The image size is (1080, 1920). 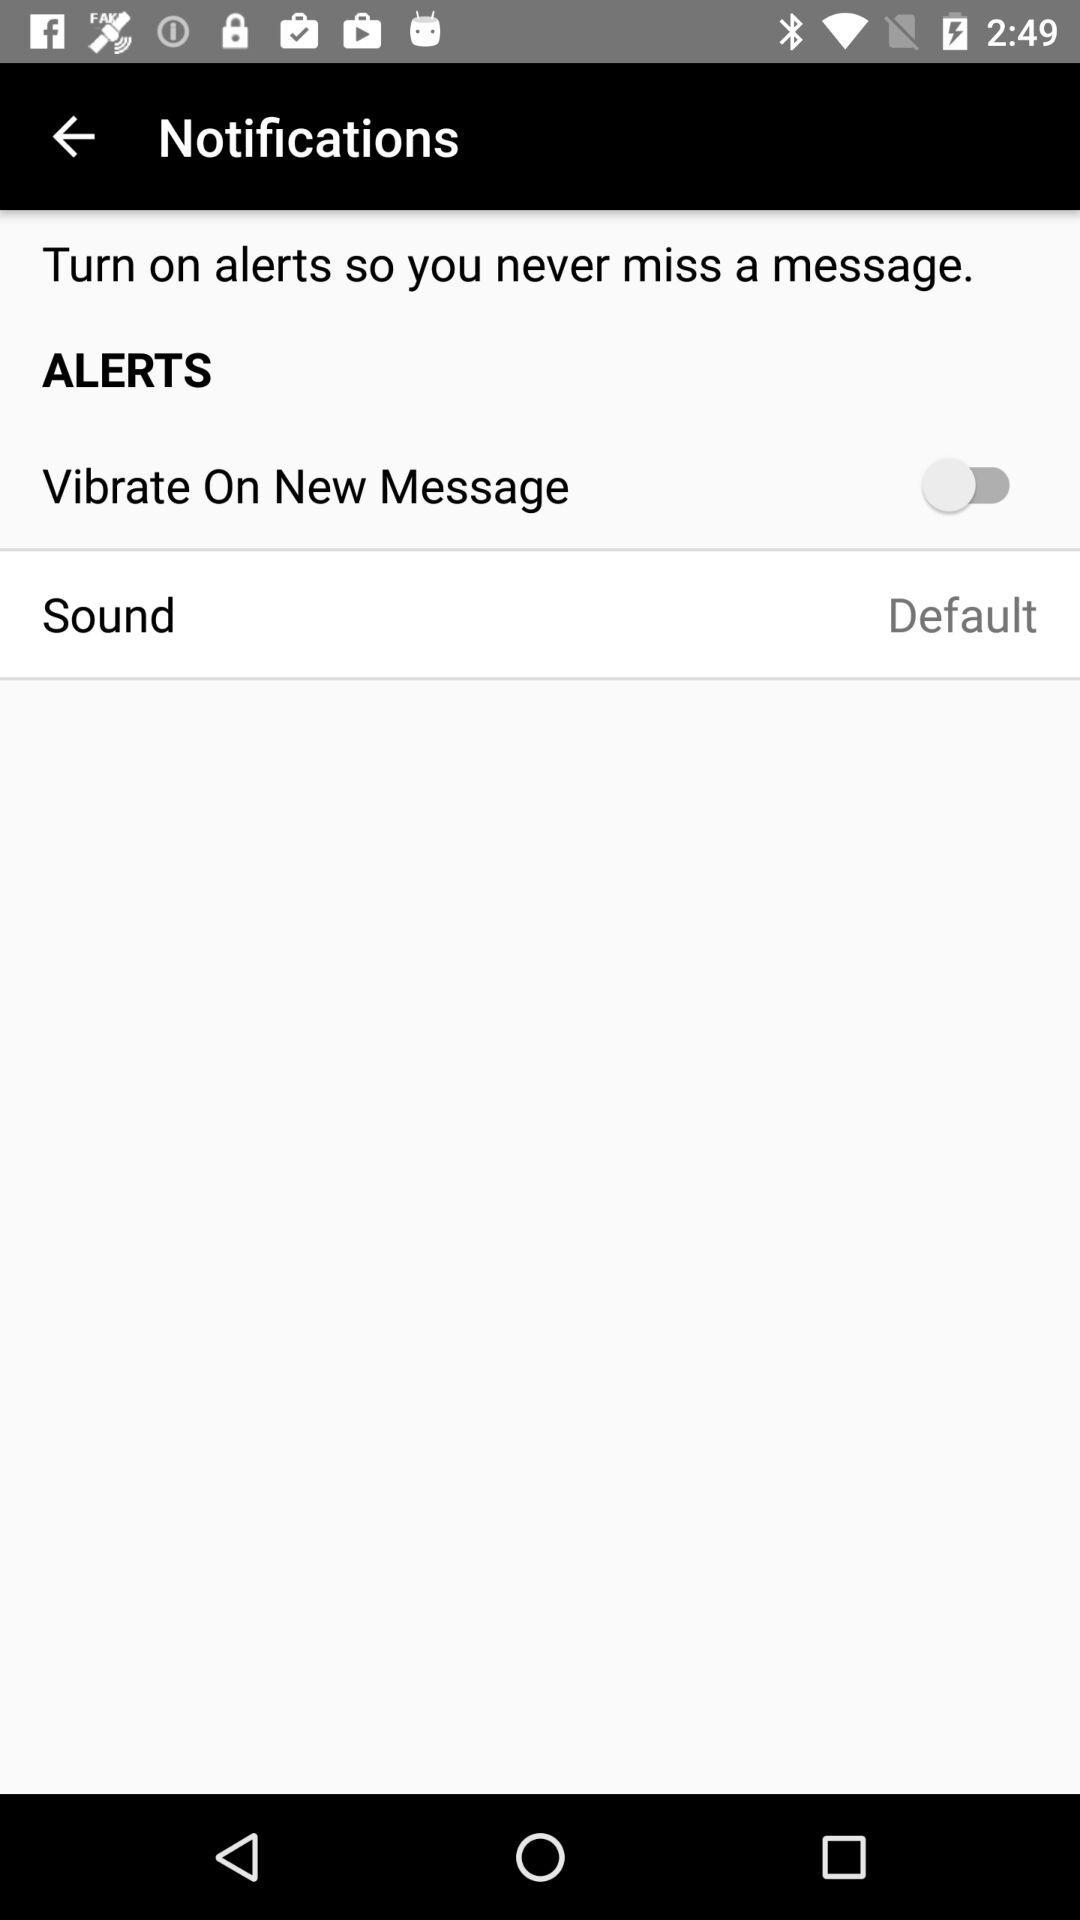 I want to click on the icon next to vibrate on new item, so click(x=974, y=484).